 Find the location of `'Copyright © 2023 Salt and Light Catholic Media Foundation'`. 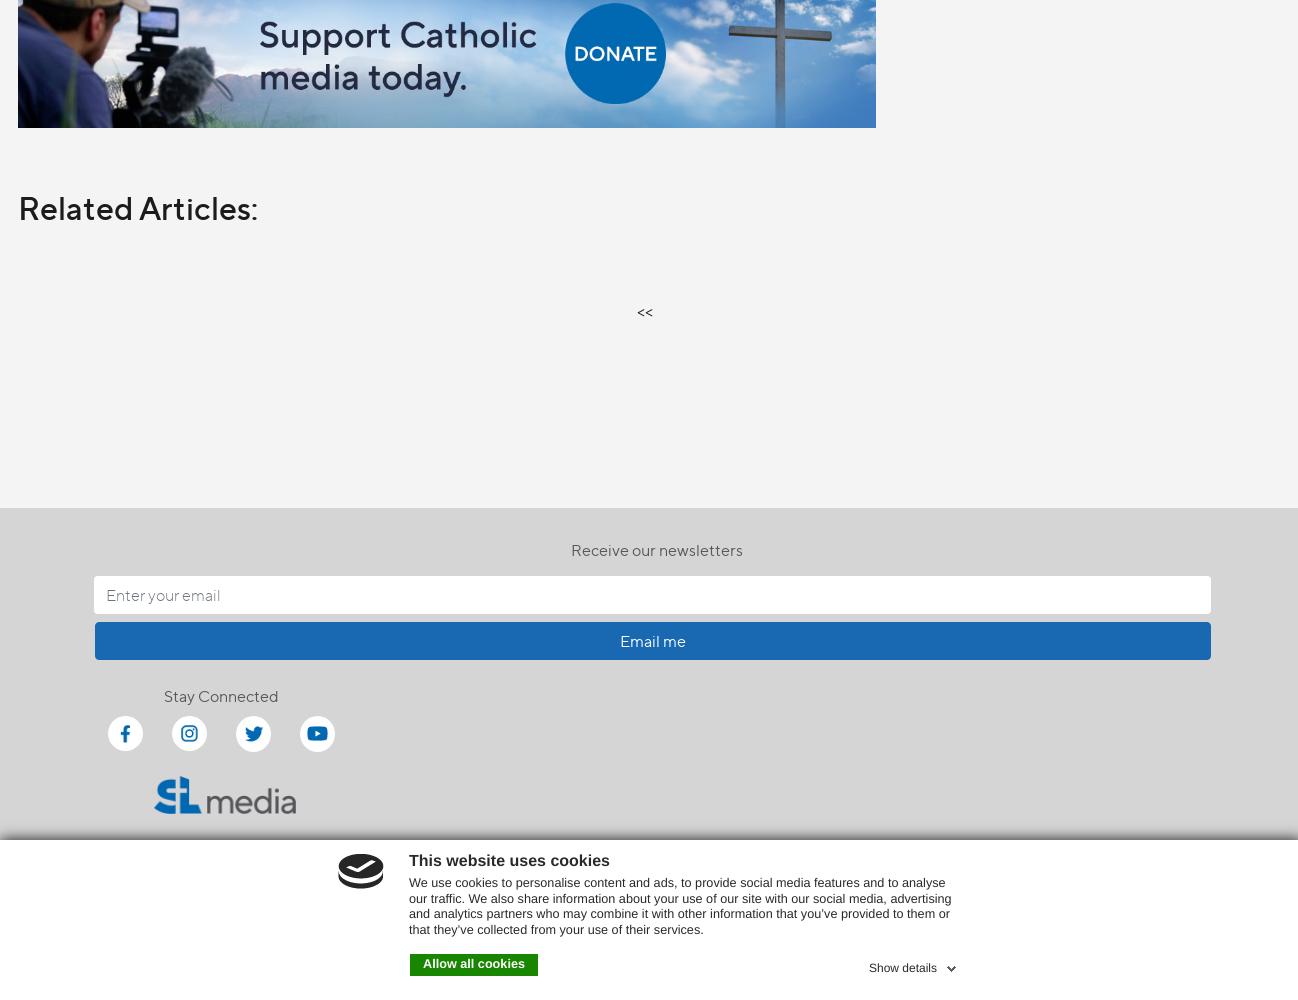

'Copyright © 2023 Salt and Light Catholic Media Foundation' is located at coordinates (649, 921).